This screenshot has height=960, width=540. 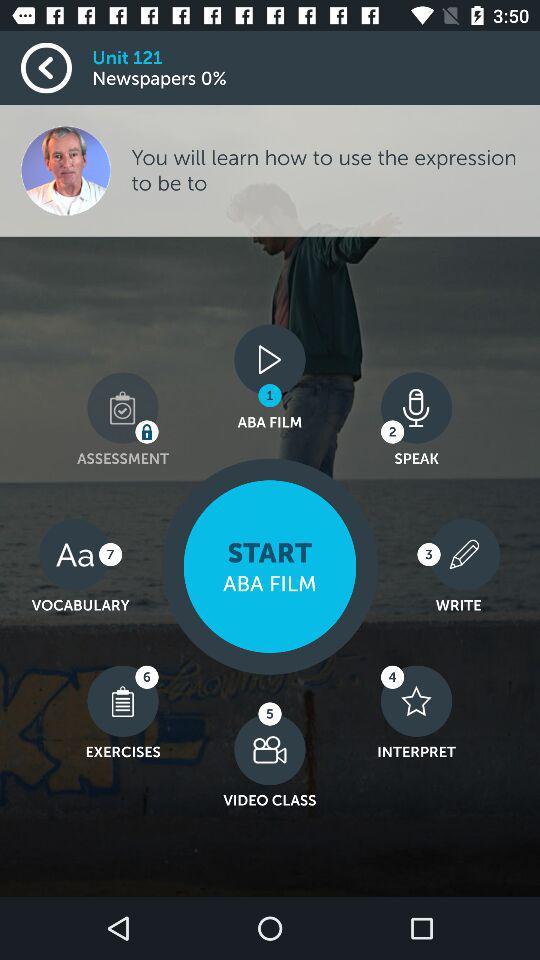 I want to click on start film, so click(x=270, y=566).